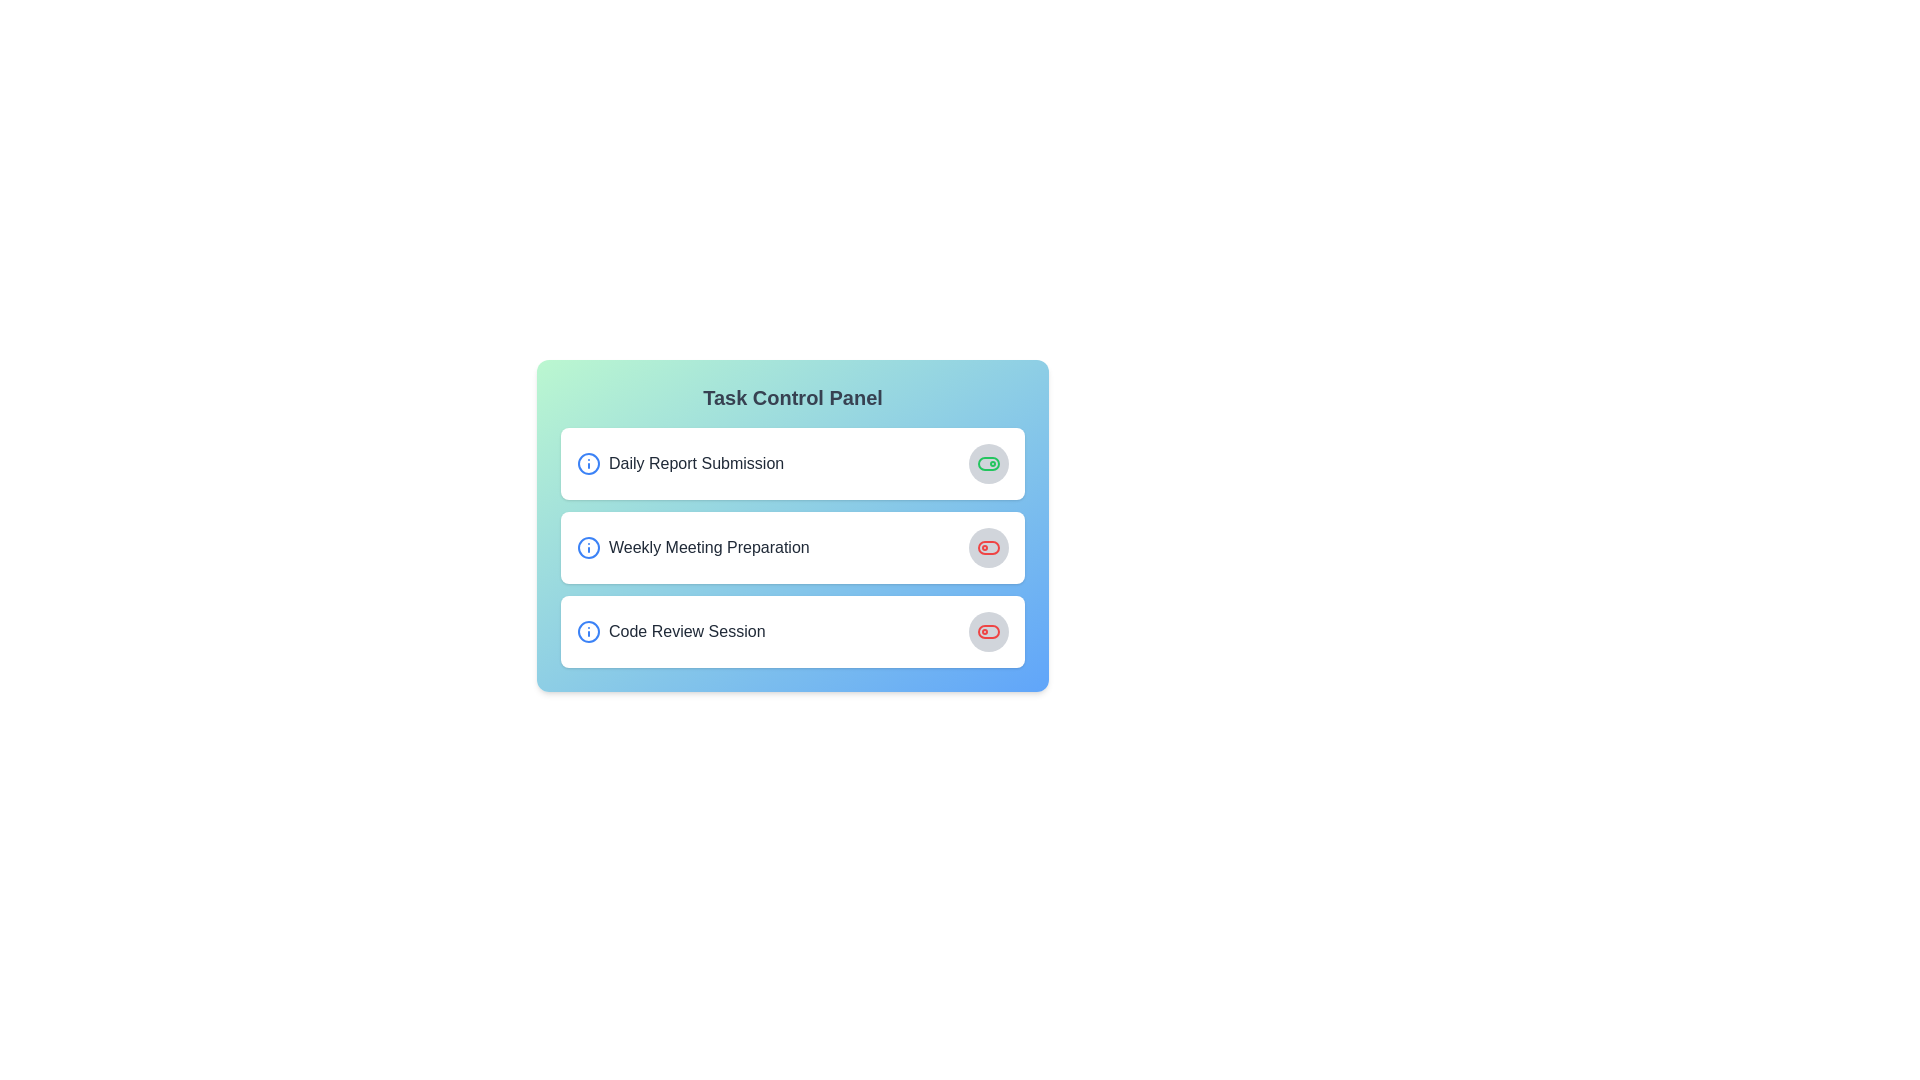 Image resolution: width=1920 pixels, height=1080 pixels. Describe the element at coordinates (588, 463) in the screenshot. I see `the blue information icon located to the left of the 'Daily Report Submission' text` at that location.